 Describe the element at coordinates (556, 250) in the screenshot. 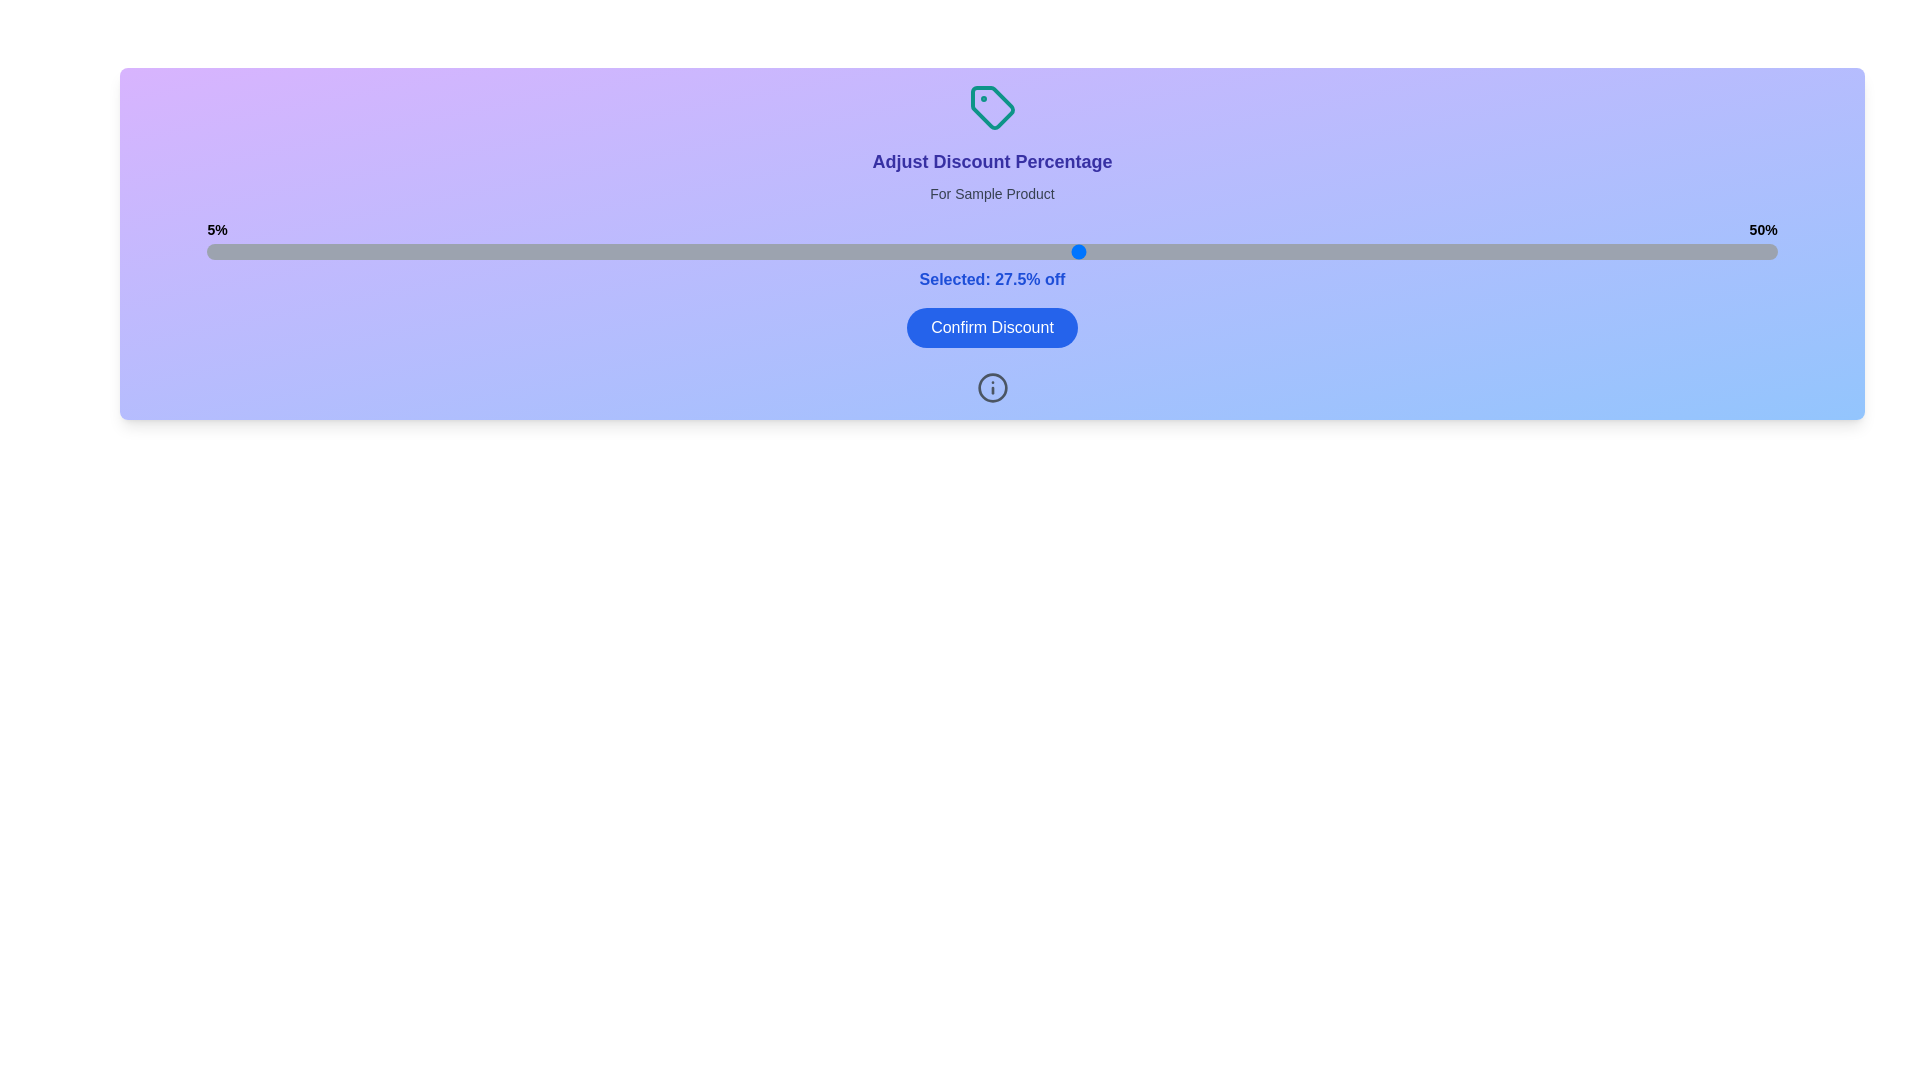

I see `the discount percentage` at that location.